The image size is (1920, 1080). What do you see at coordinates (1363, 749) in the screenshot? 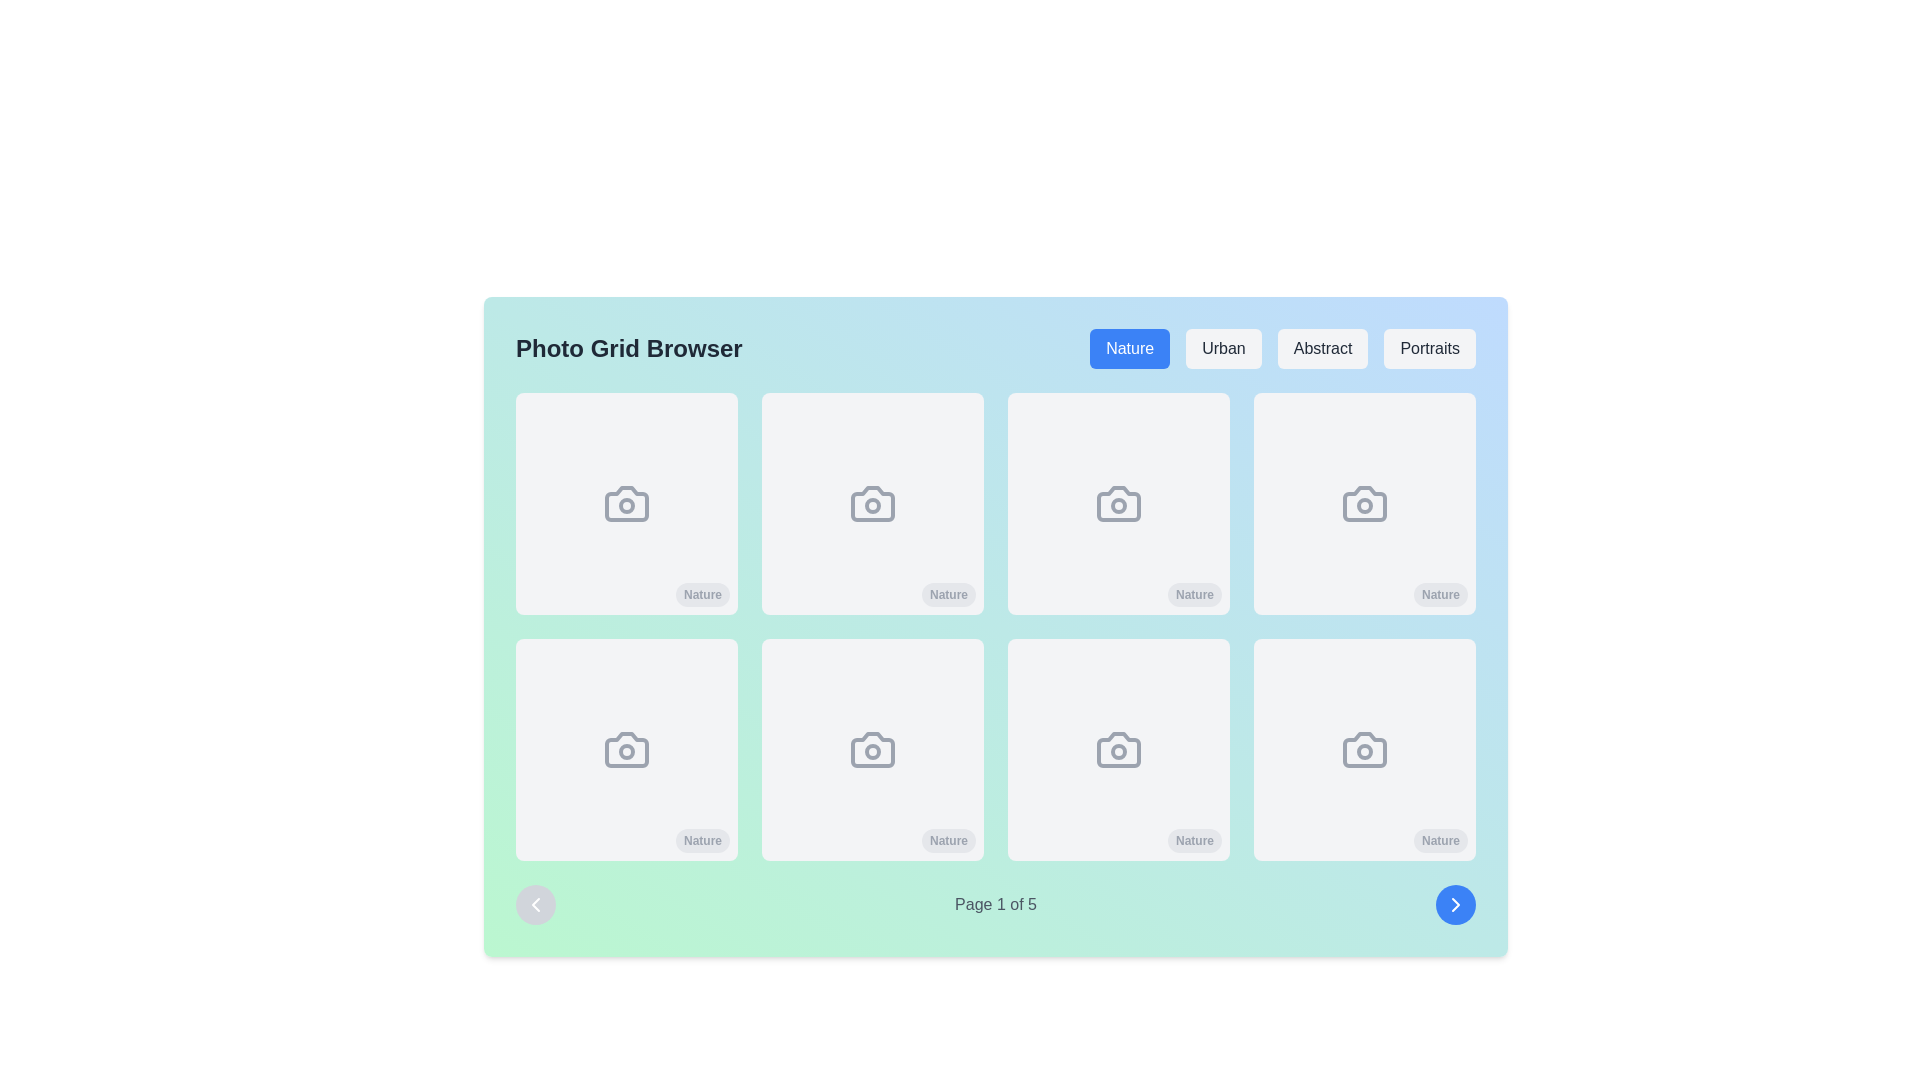
I see `the grid item with a light gray background containing a camera icon and a 'Nature' label` at bounding box center [1363, 749].